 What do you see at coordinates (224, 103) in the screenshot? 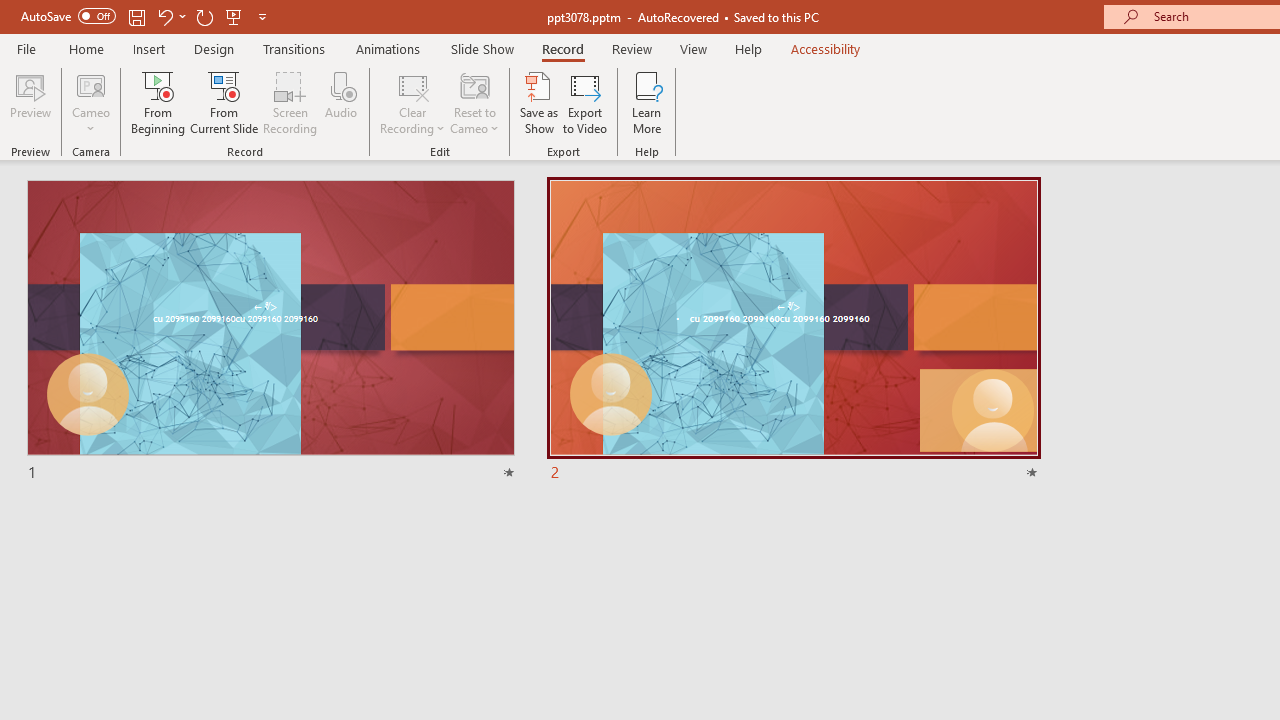
I see `'From Current Slide...'` at bounding box center [224, 103].